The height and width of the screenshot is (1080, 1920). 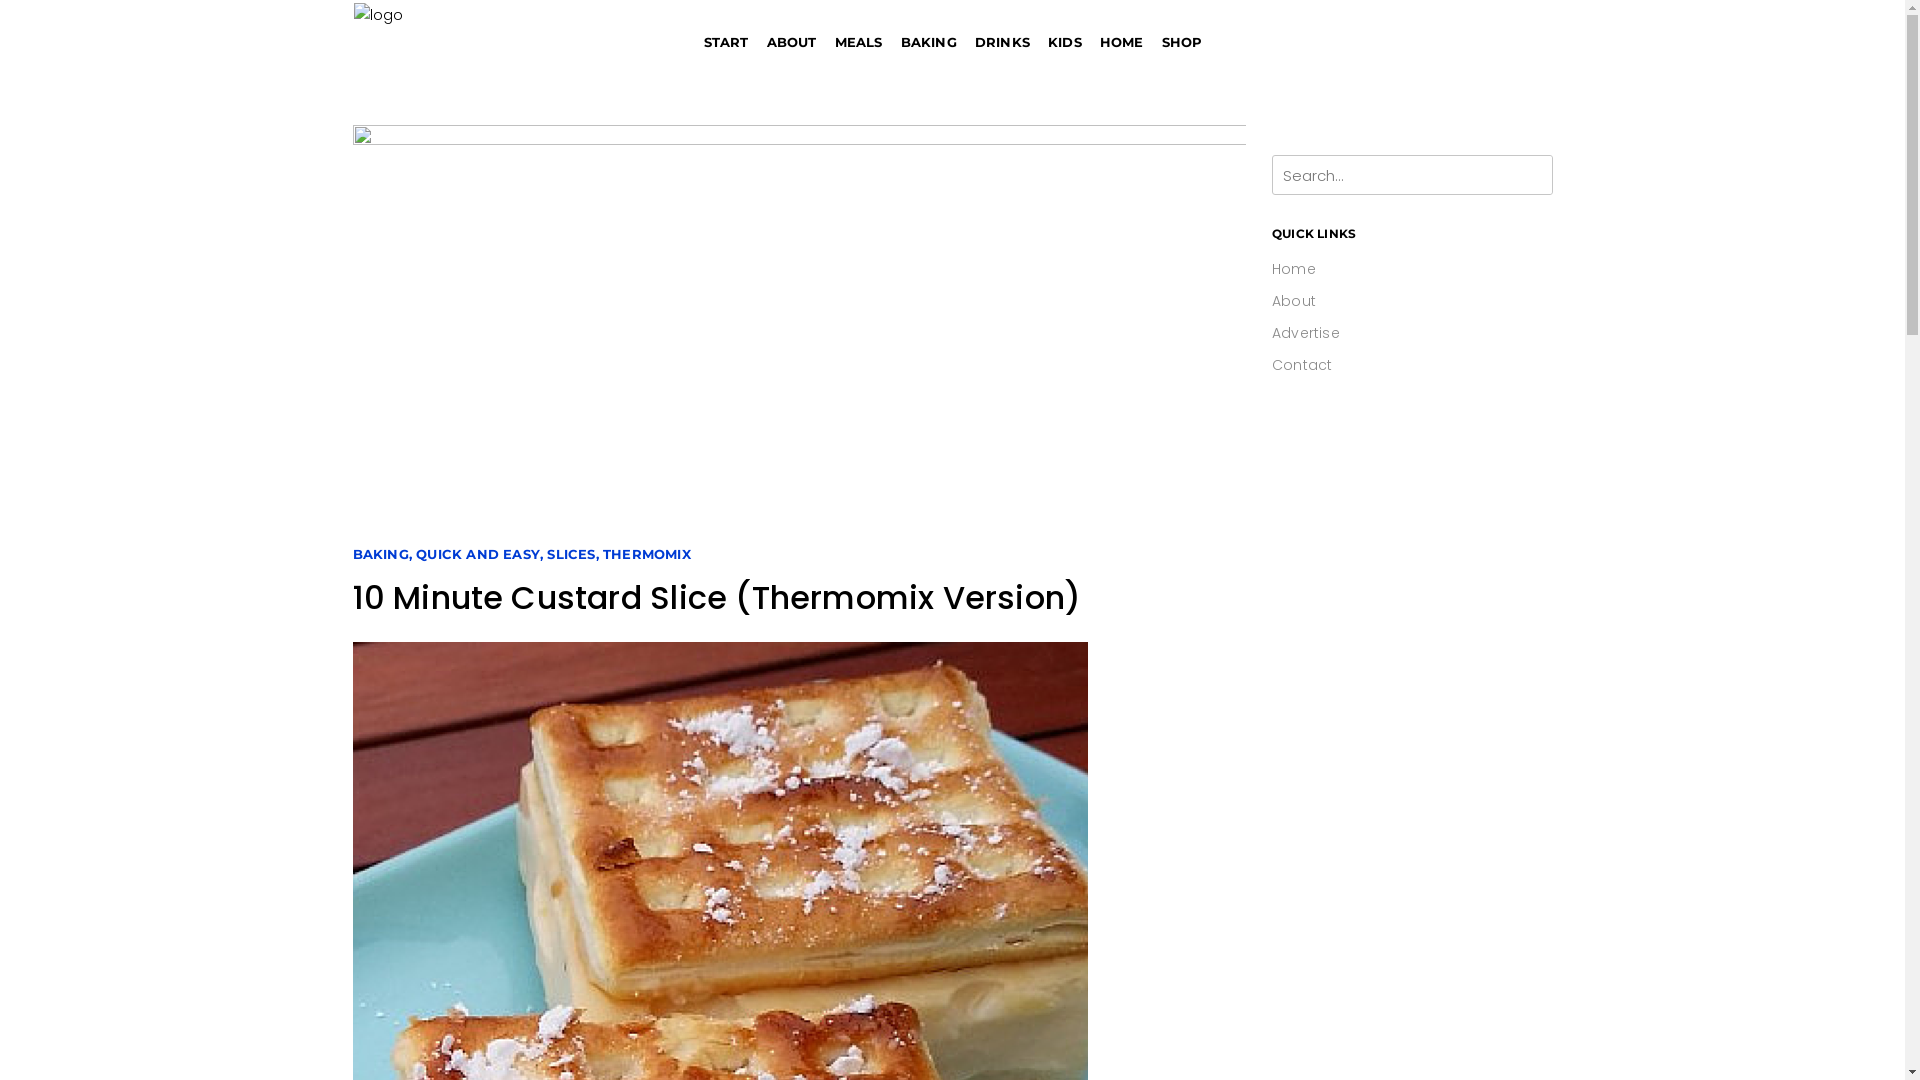 I want to click on 'THERMOMIX', so click(x=647, y=554).